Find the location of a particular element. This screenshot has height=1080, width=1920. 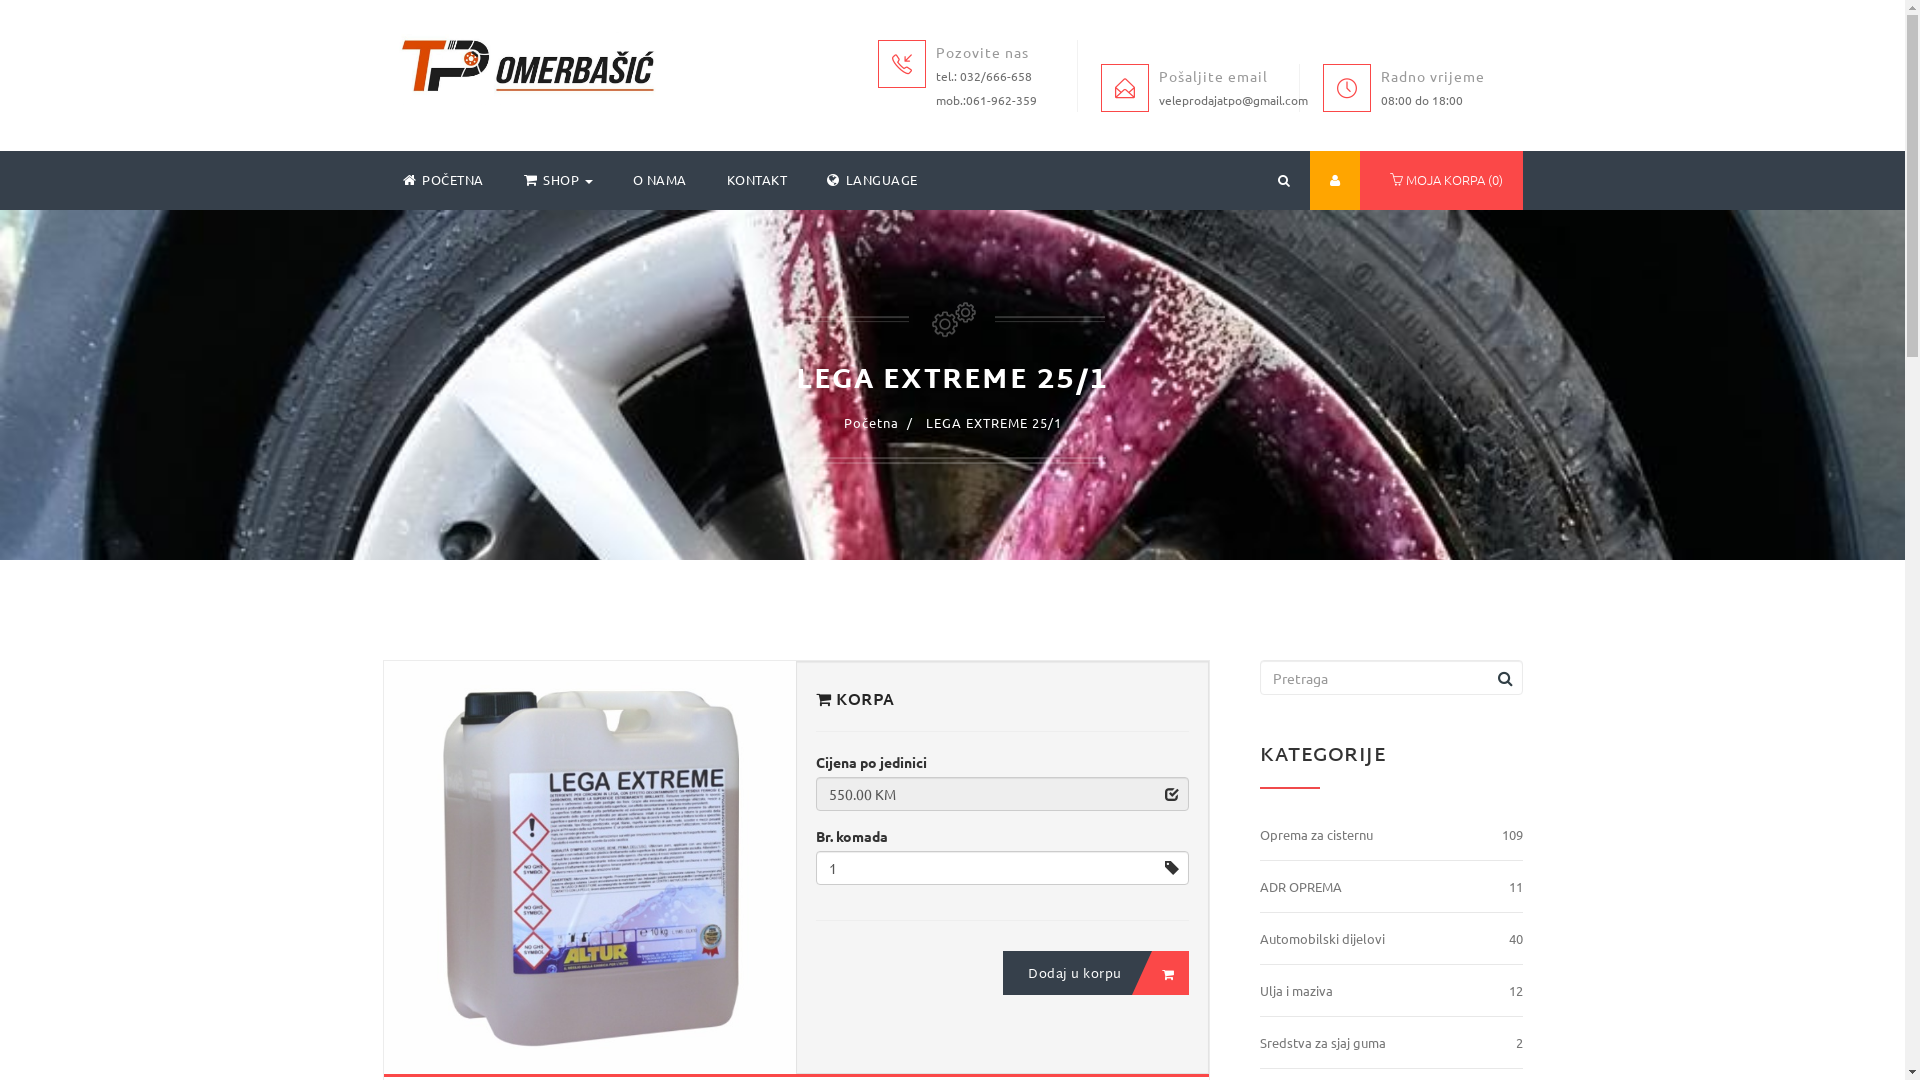

'Ulja i maziva is located at coordinates (1390, 991).